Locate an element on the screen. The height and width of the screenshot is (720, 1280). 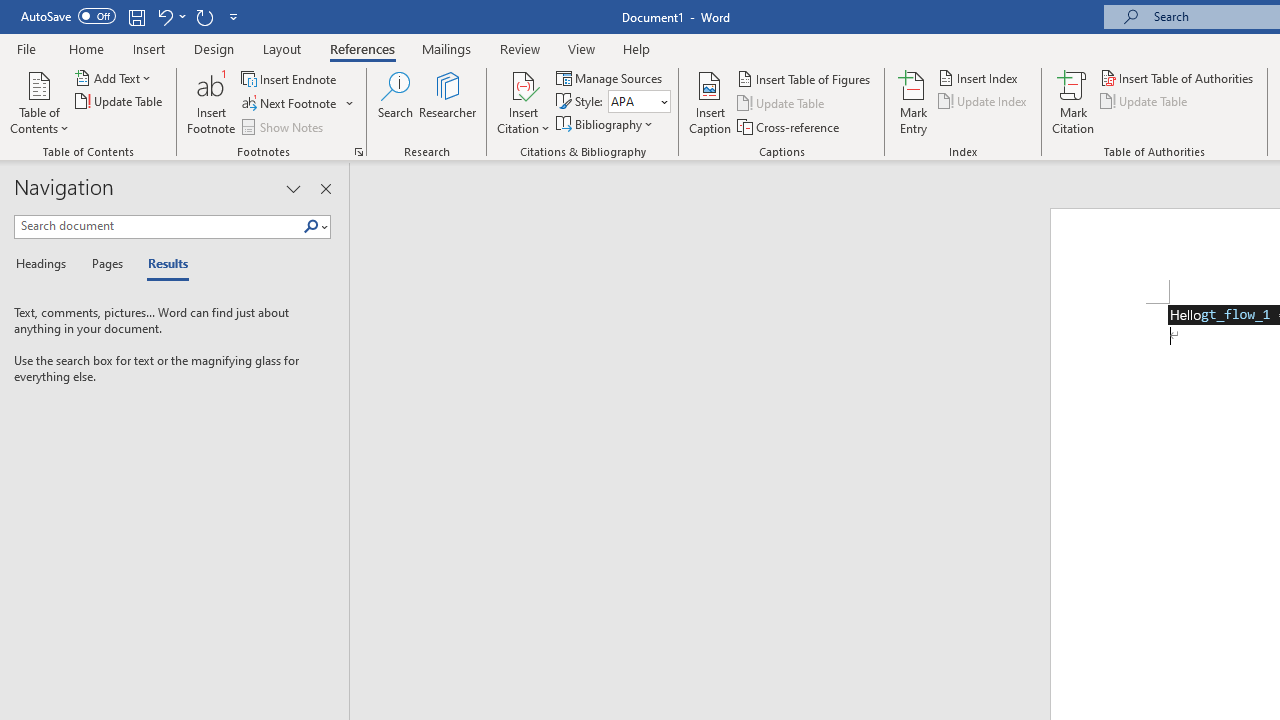
'Class: NetUIImage' is located at coordinates (310, 225).